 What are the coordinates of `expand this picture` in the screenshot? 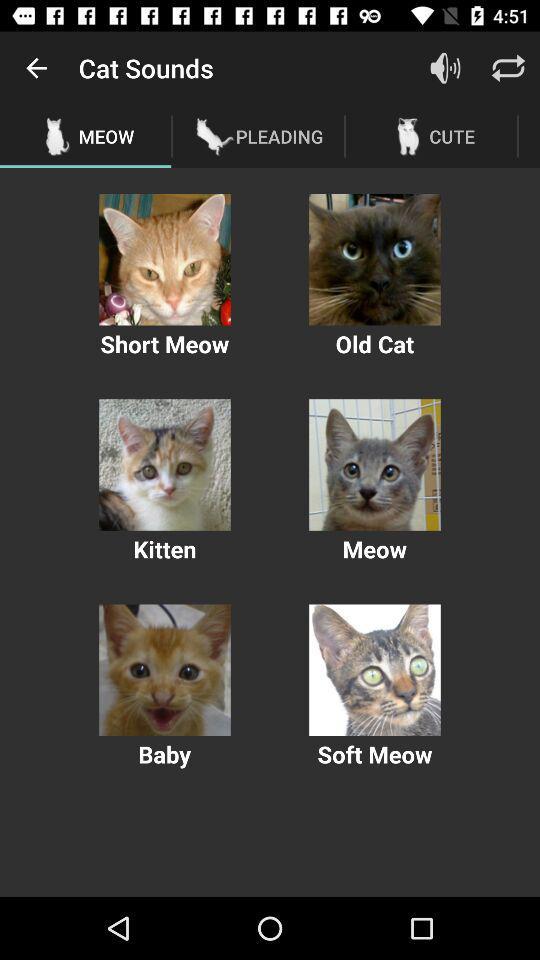 It's located at (164, 465).